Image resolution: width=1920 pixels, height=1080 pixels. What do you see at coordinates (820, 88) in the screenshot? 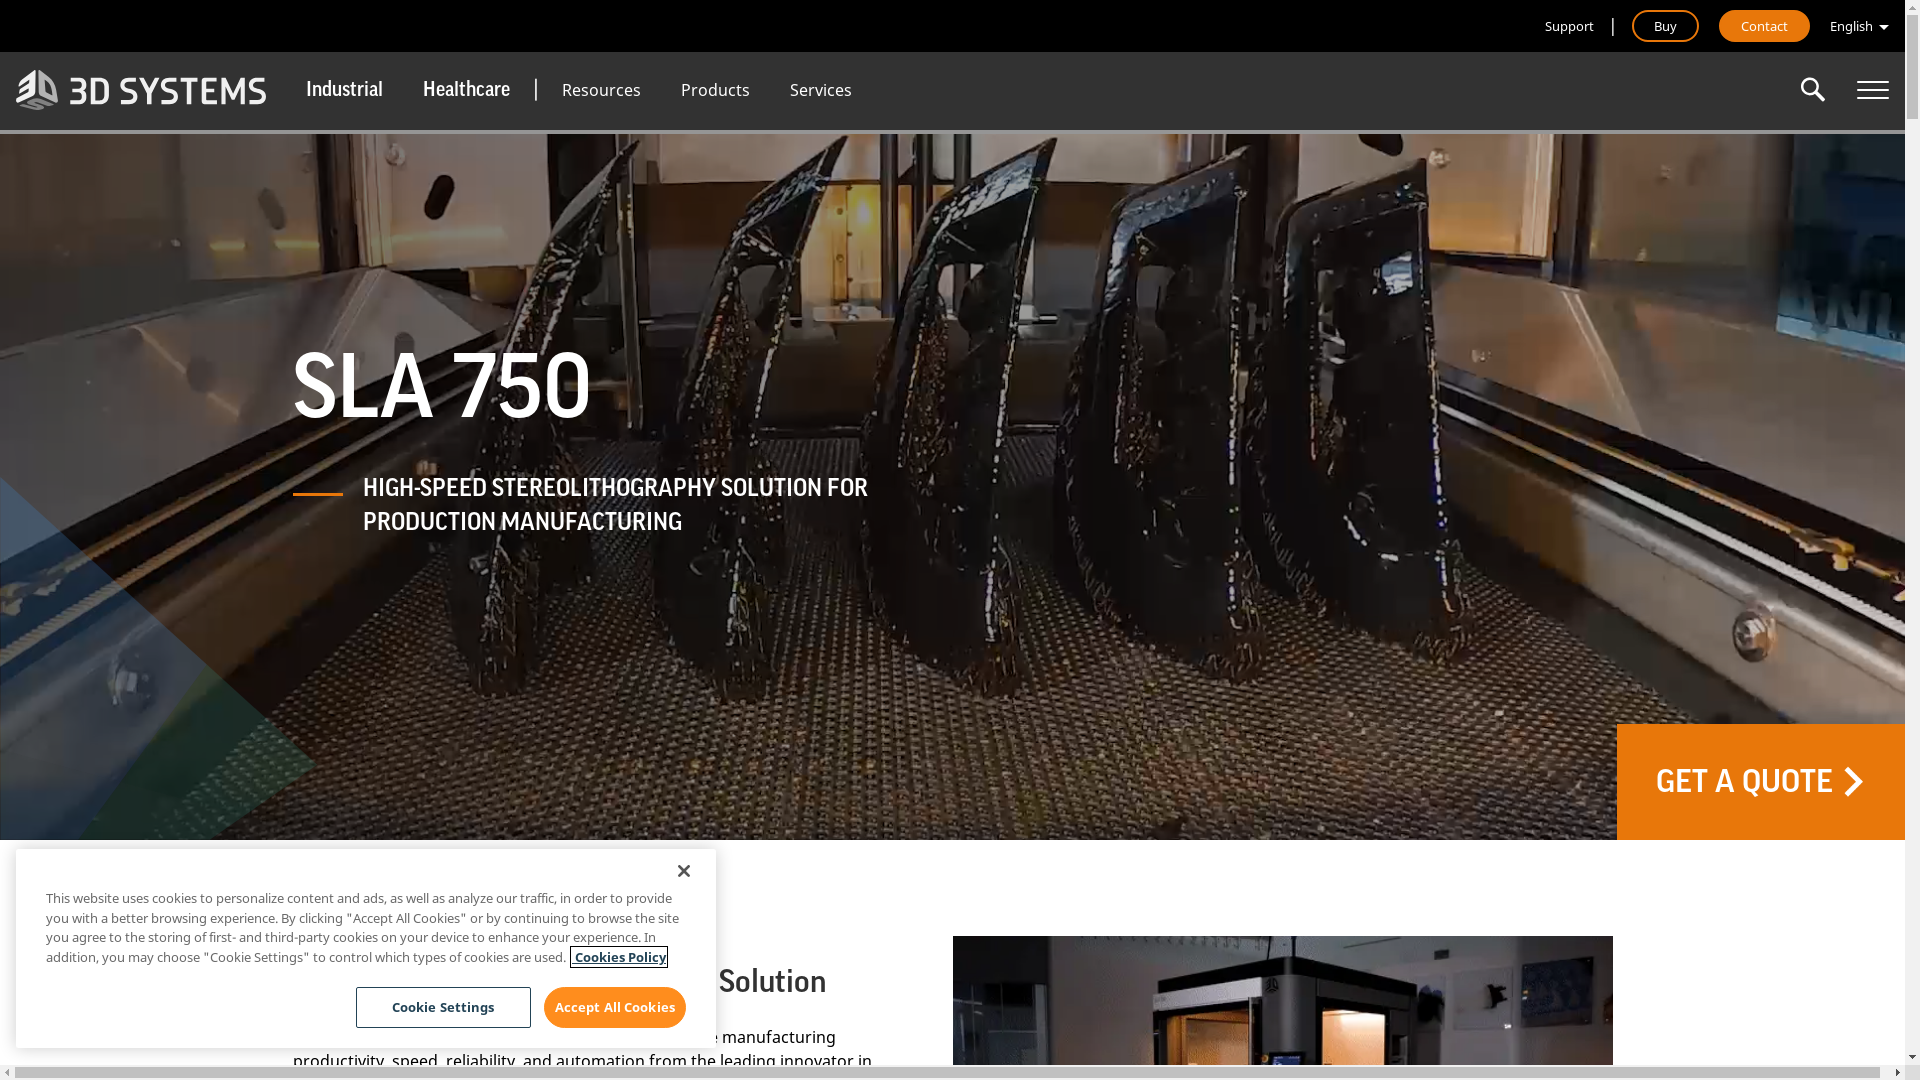
I see `'Services'` at bounding box center [820, 88].